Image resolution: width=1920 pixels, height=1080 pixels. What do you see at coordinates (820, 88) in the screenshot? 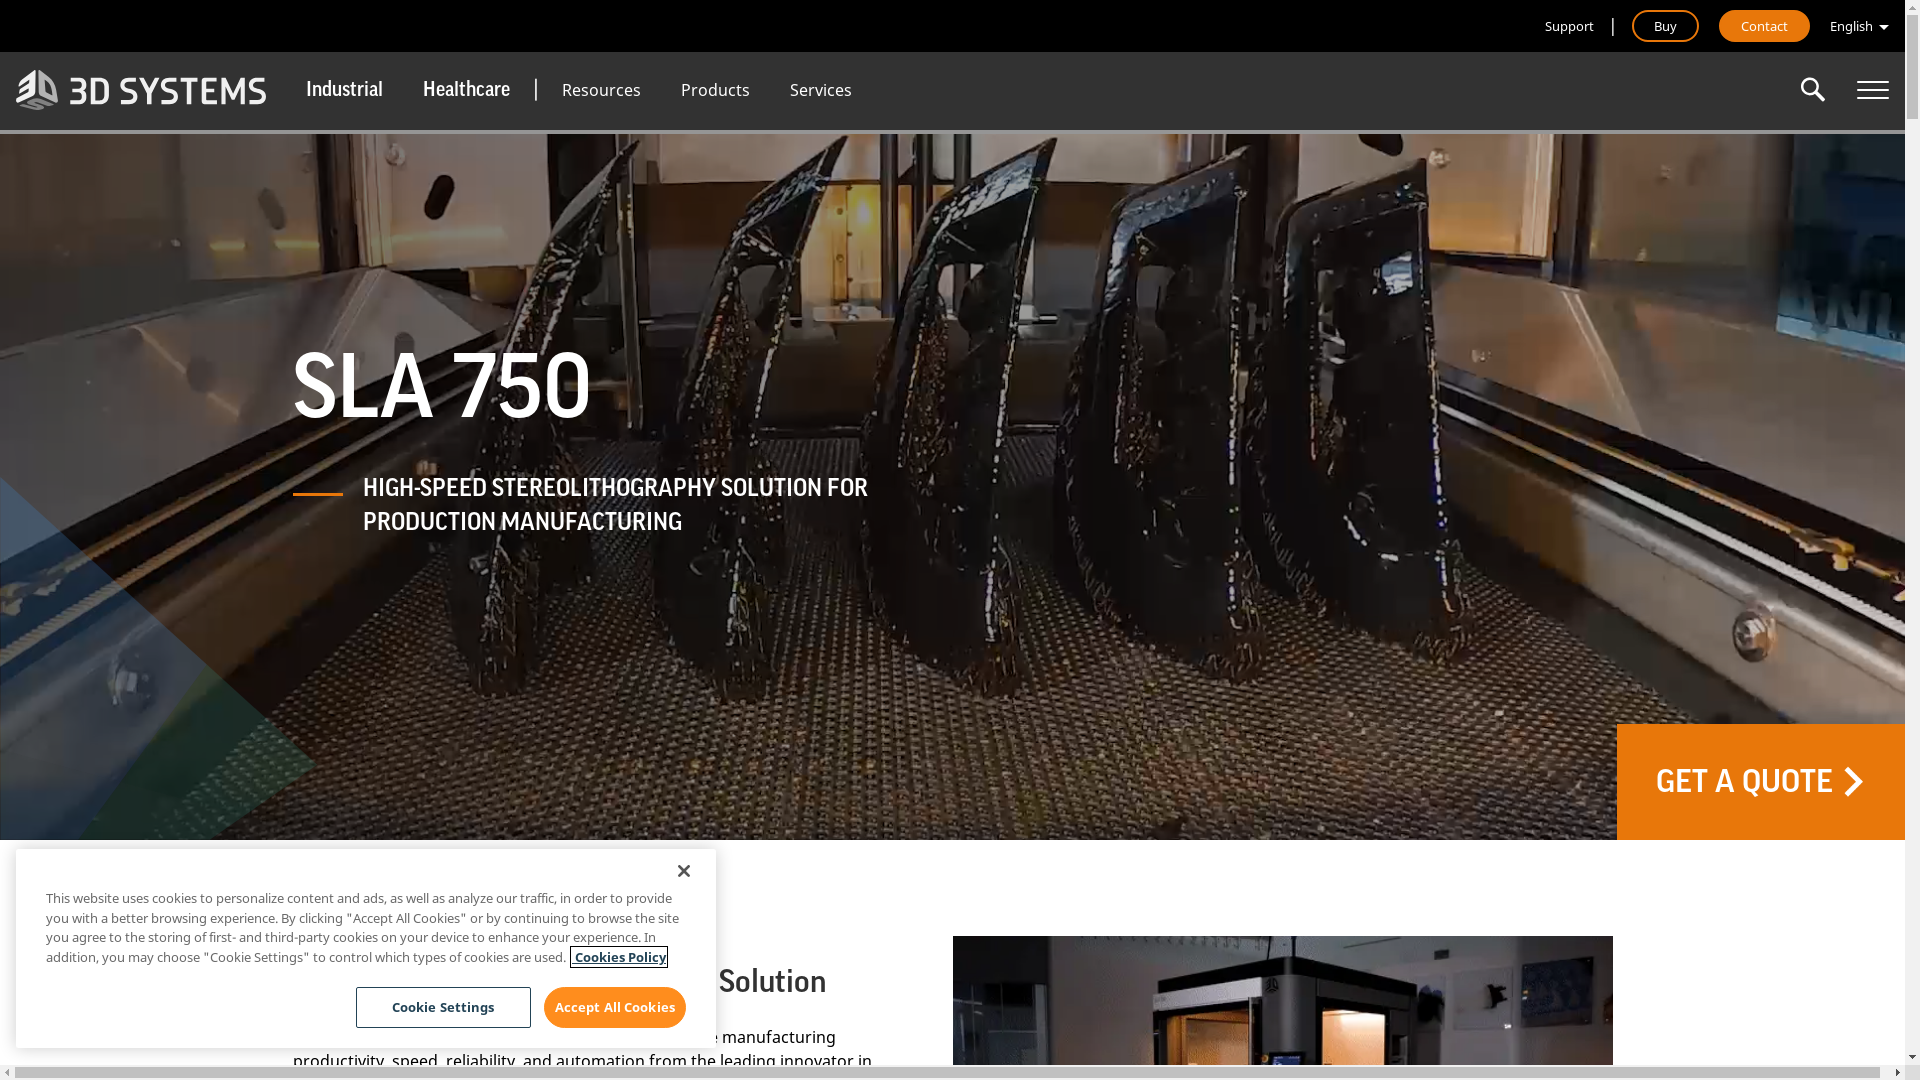
I see `'Services'` at bounding box center [820, 88].